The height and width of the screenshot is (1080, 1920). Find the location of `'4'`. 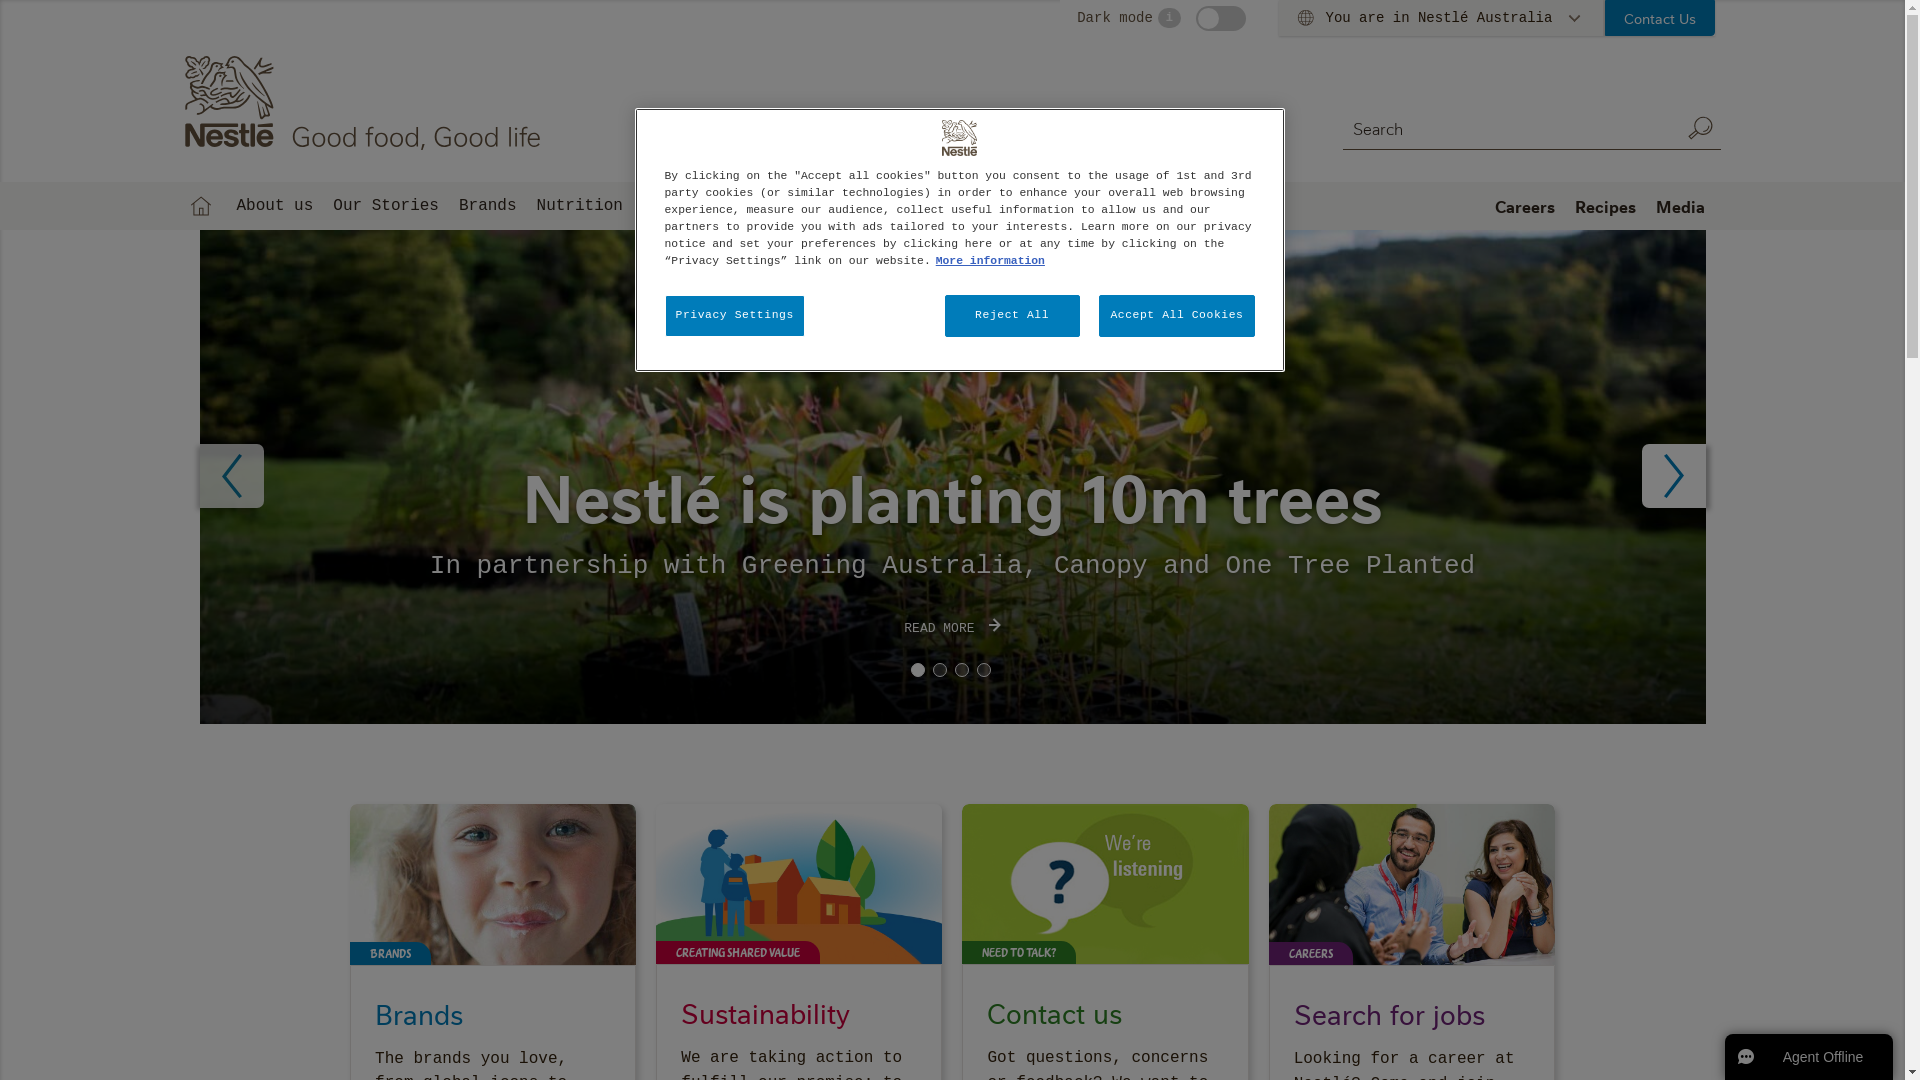

'4' is located at coordinates (983, 670).